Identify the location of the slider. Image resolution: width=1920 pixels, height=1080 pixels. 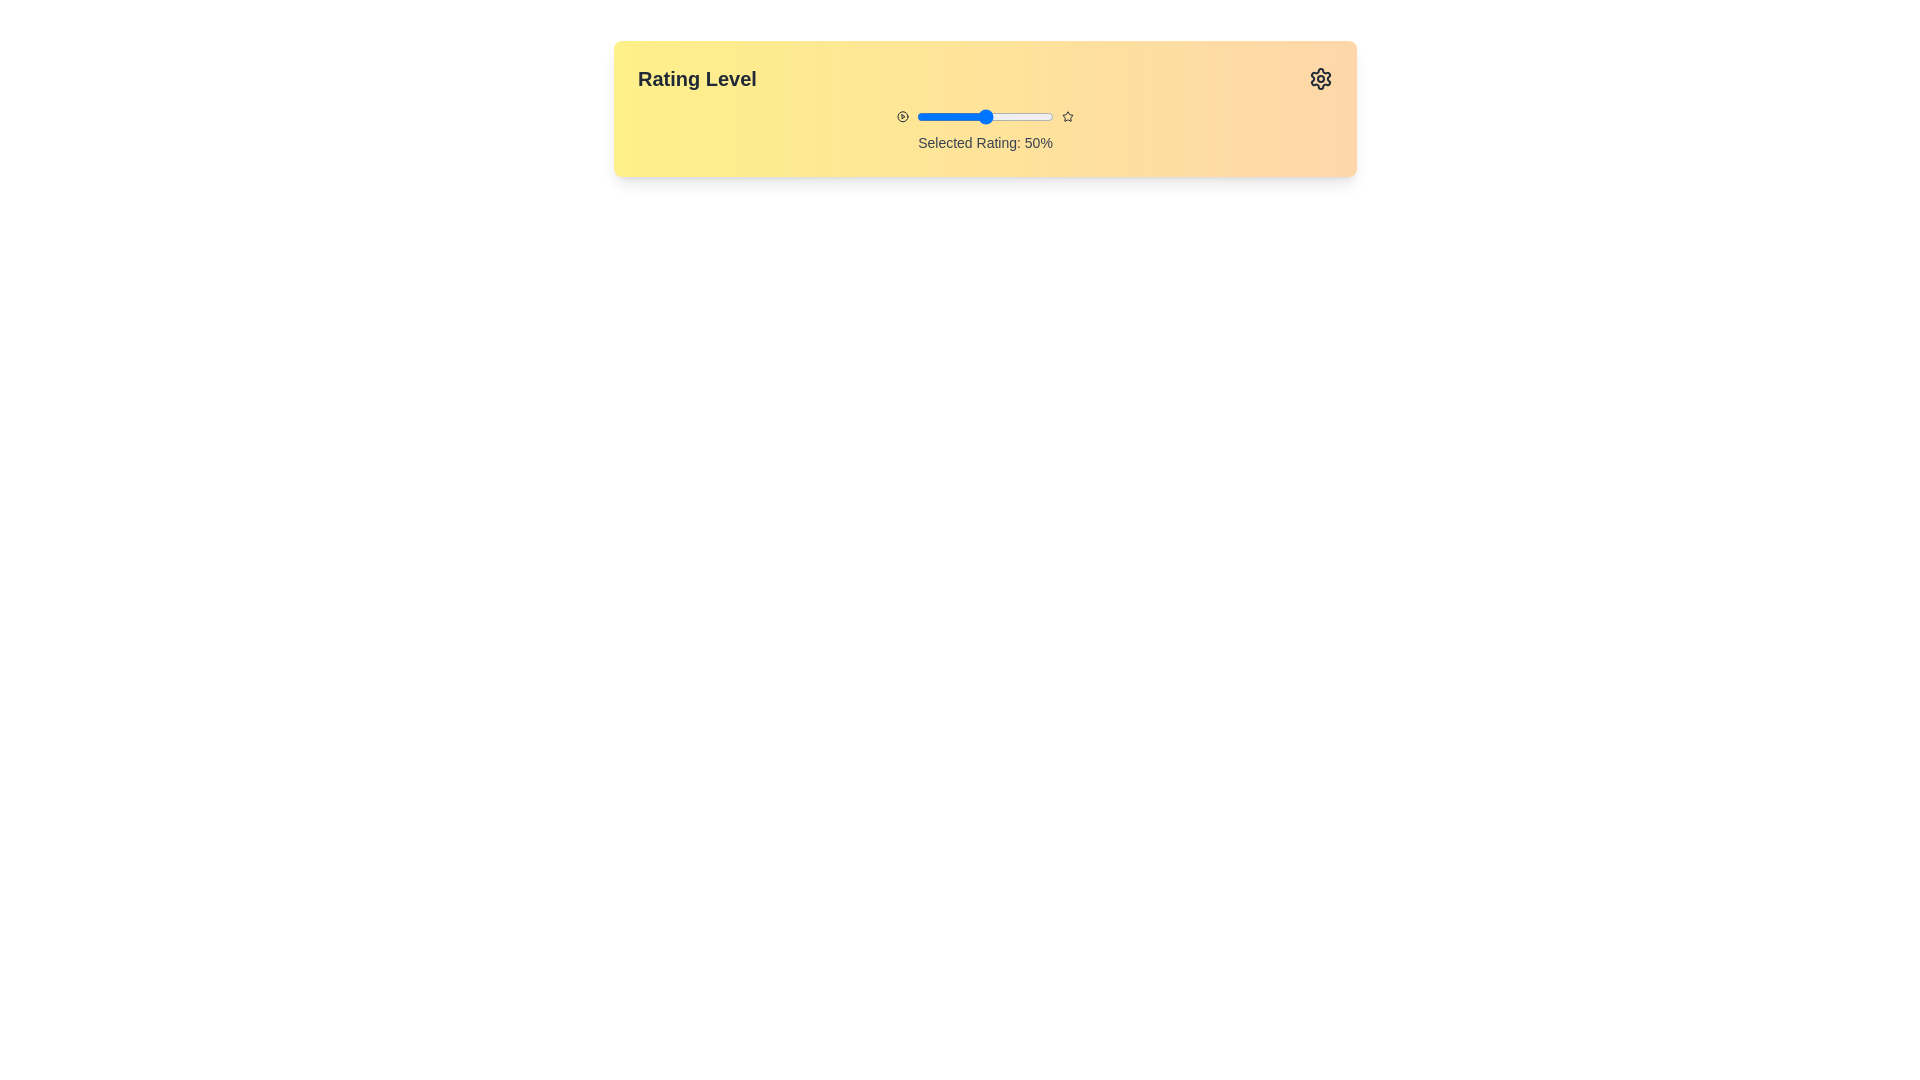
(1004, 116).